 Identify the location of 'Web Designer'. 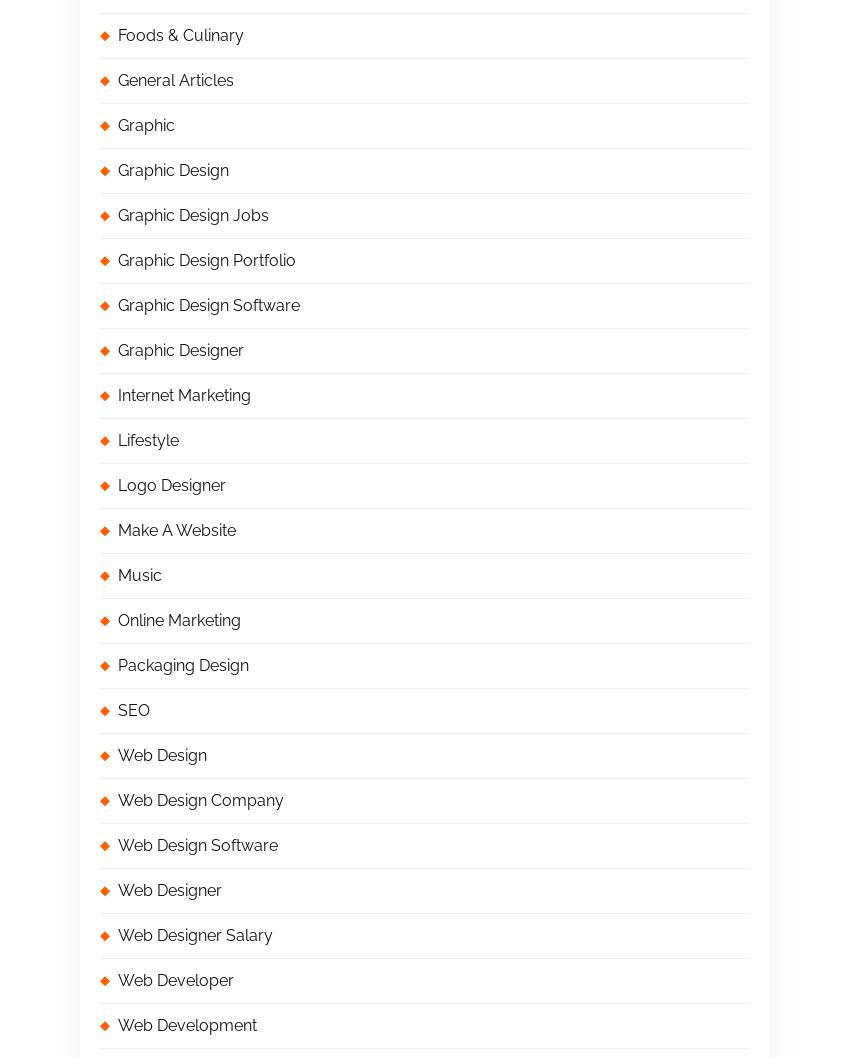
(116, 889).